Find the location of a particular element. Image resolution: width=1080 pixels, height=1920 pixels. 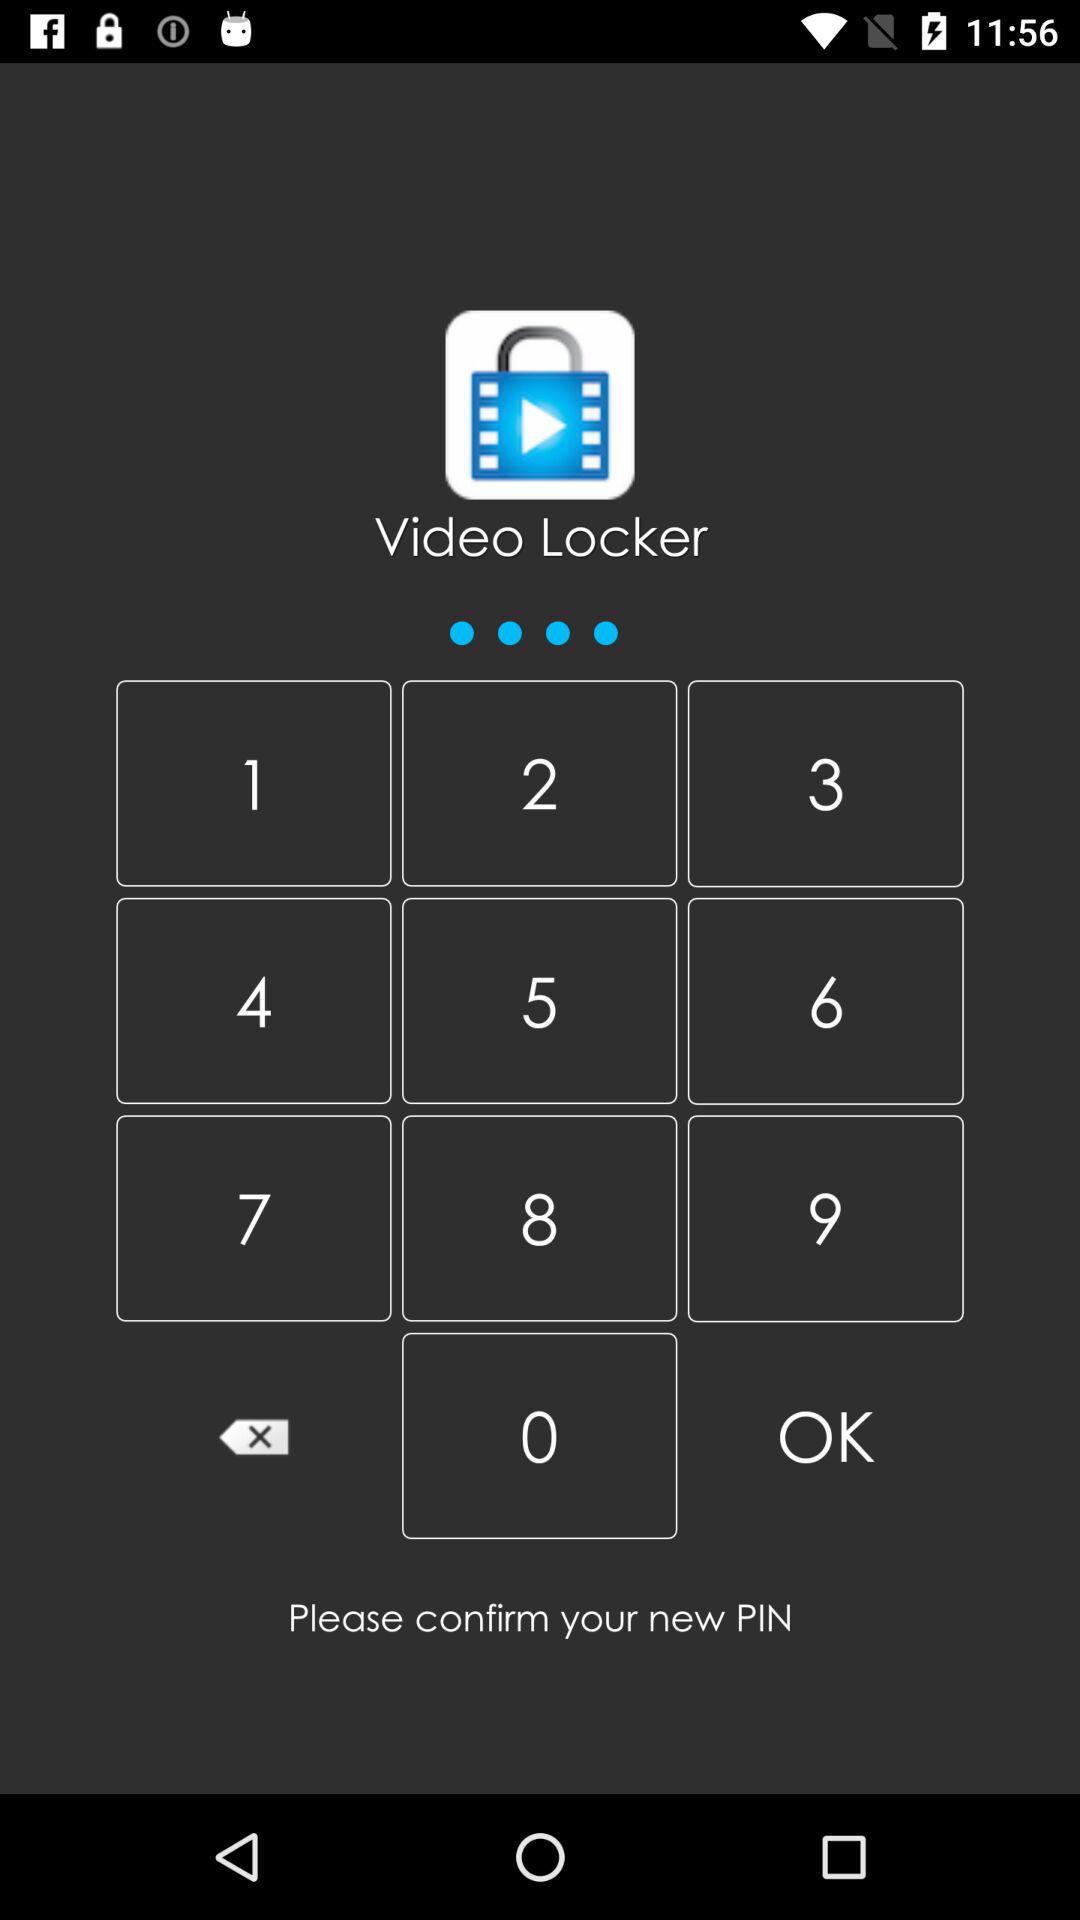

the icon to the right of 4 is located at coordinates (538, 1217).